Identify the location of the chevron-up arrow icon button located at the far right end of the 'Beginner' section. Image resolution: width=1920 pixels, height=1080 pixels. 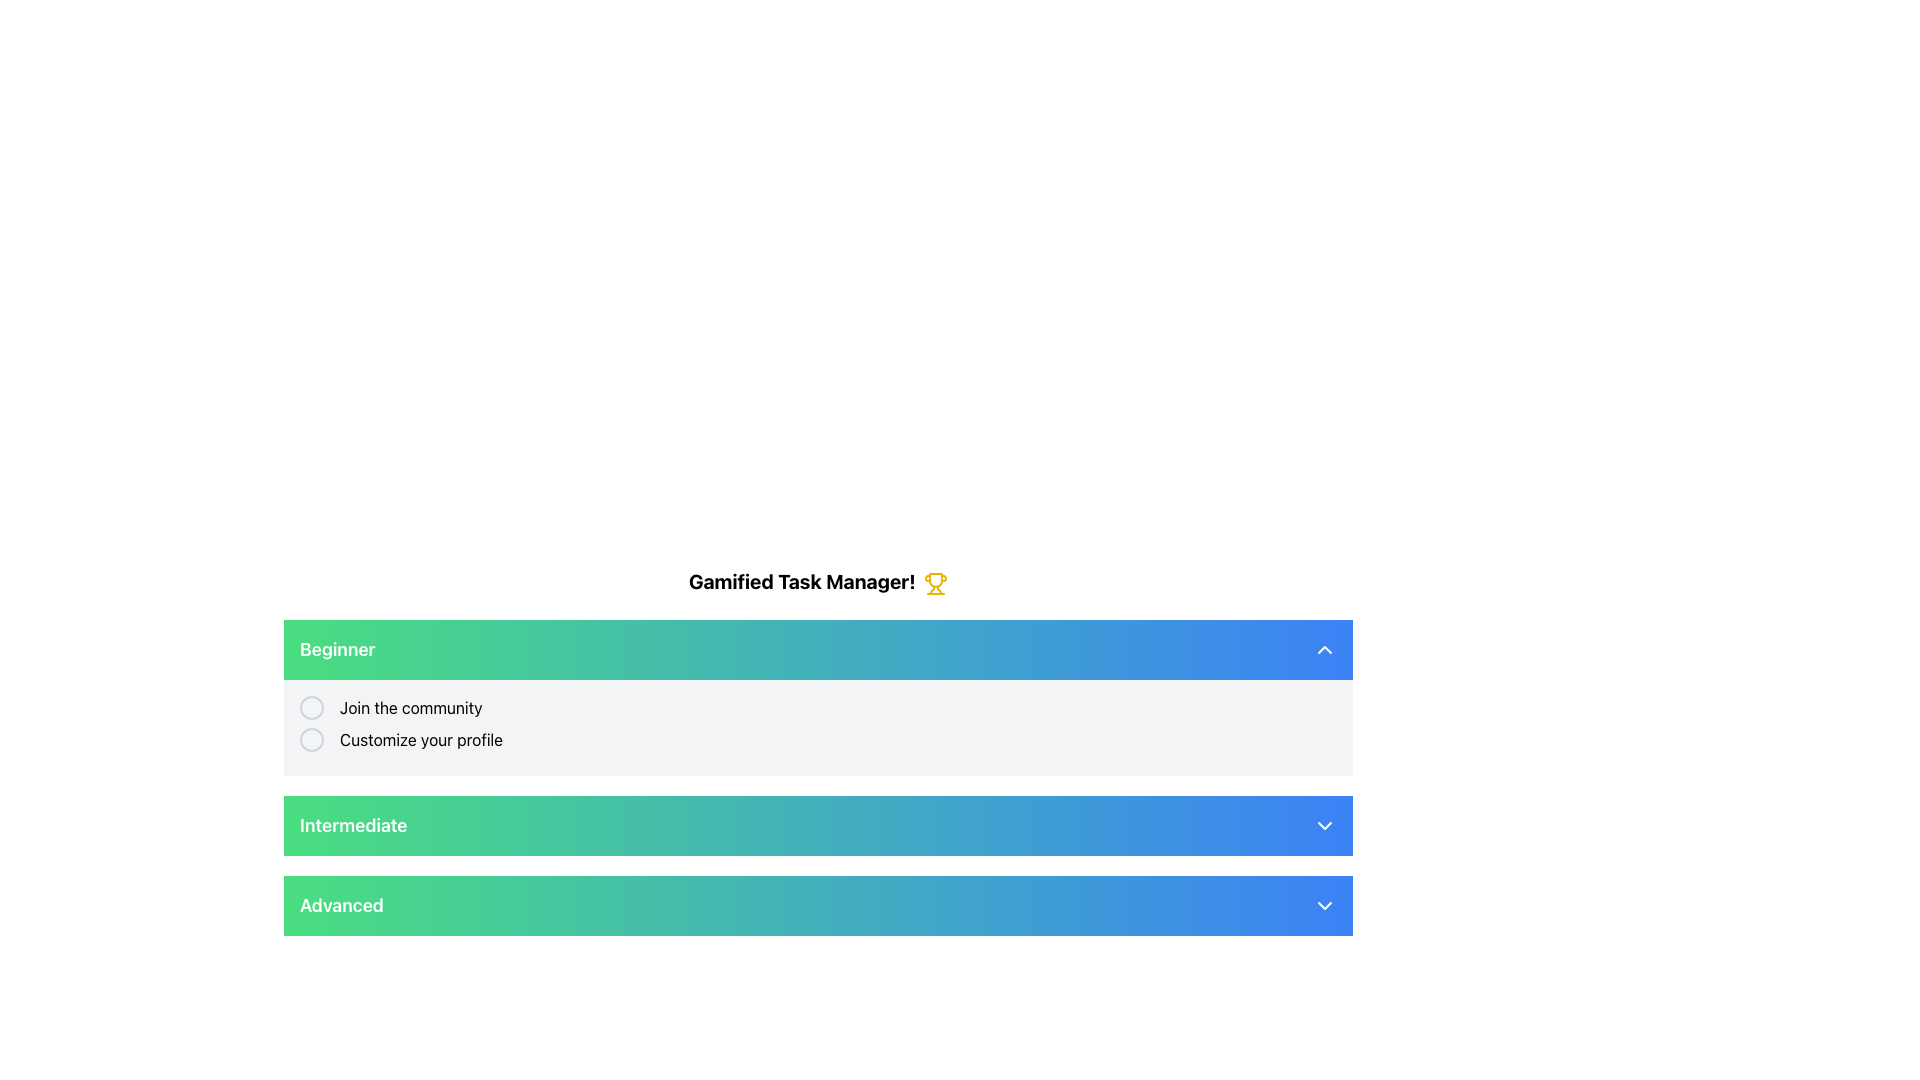
(1324, 650).